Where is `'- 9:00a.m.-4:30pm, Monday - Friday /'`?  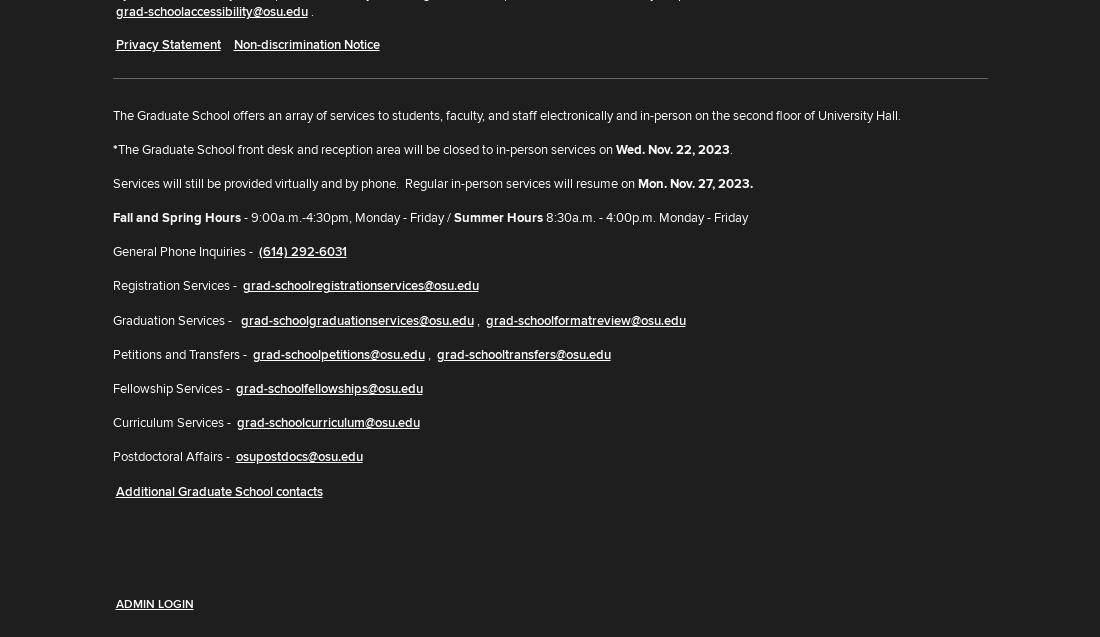 '- 9:00a.m.-4:30pm, Monday - Friday /' is located at coordinates (240, 217).